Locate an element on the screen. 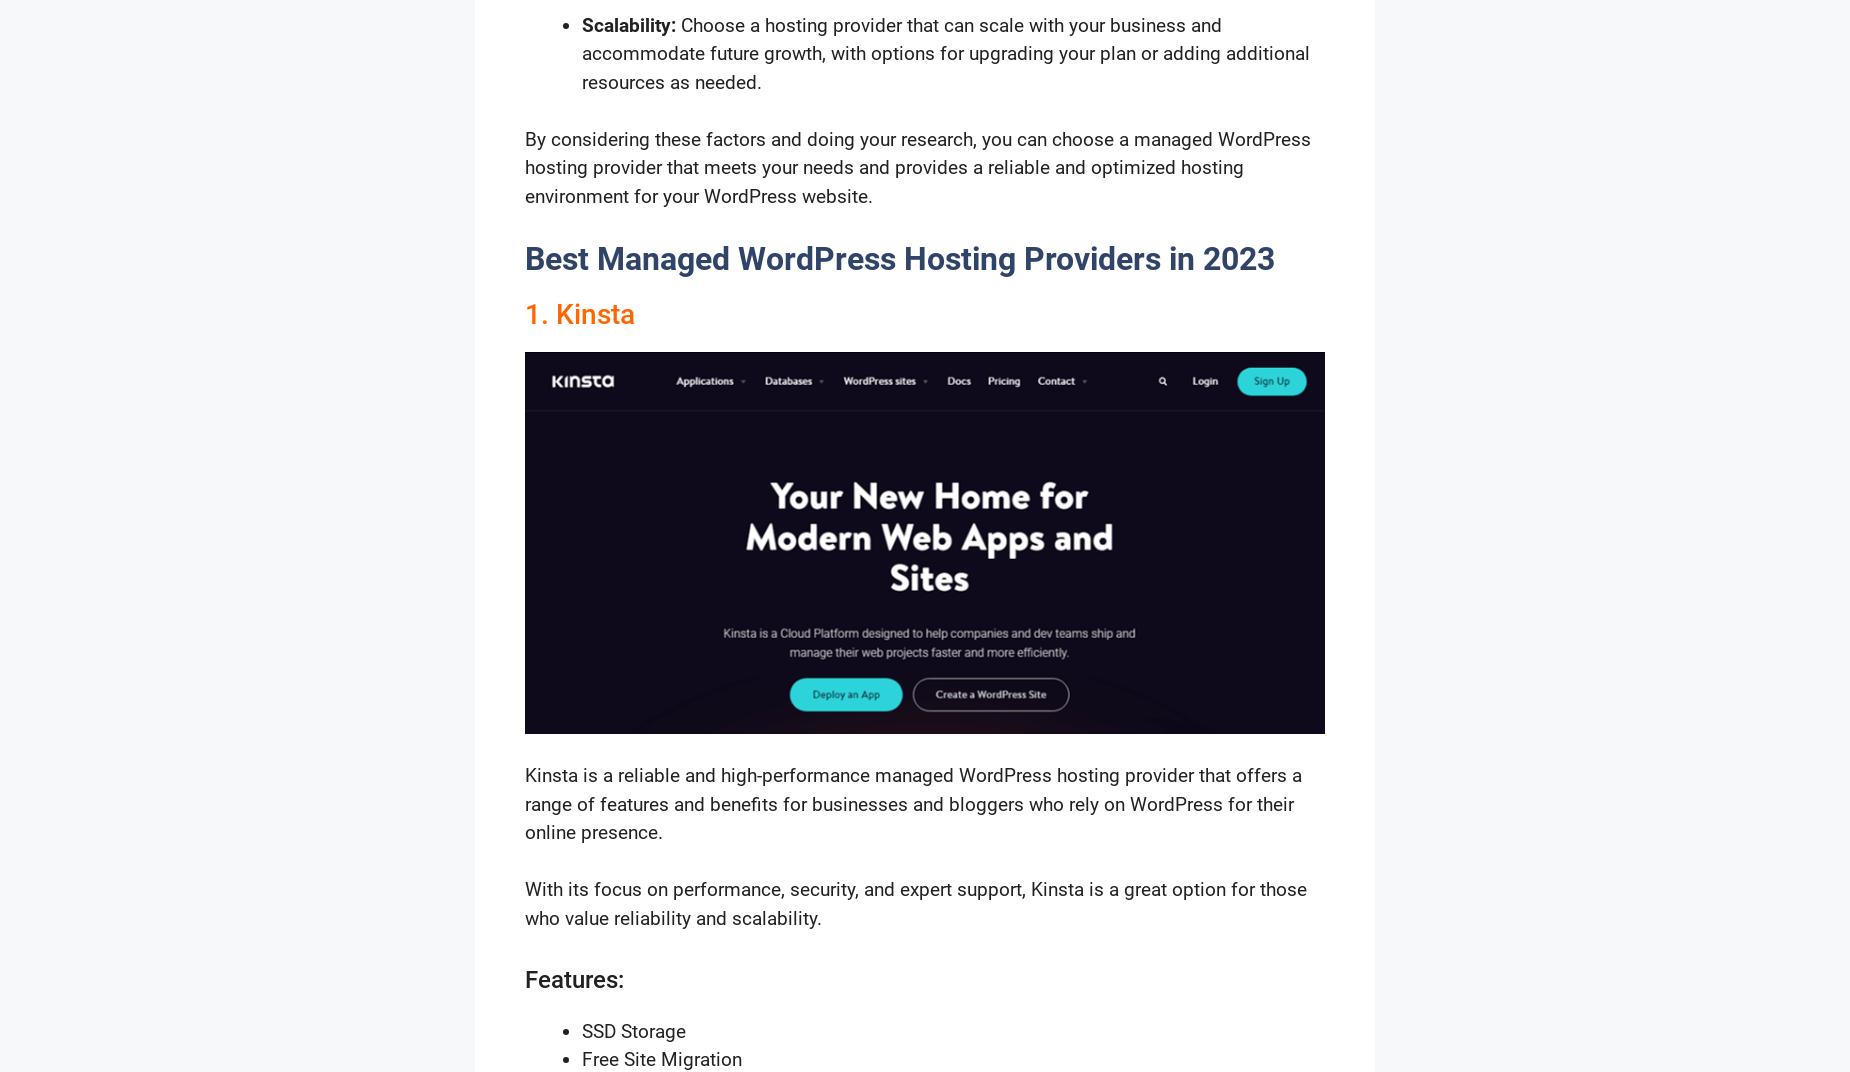  'With its focus on performance, security, and expert support, Kinsta is a great option for those who value reliability and scalability.' is located at coordinates (915, 903).